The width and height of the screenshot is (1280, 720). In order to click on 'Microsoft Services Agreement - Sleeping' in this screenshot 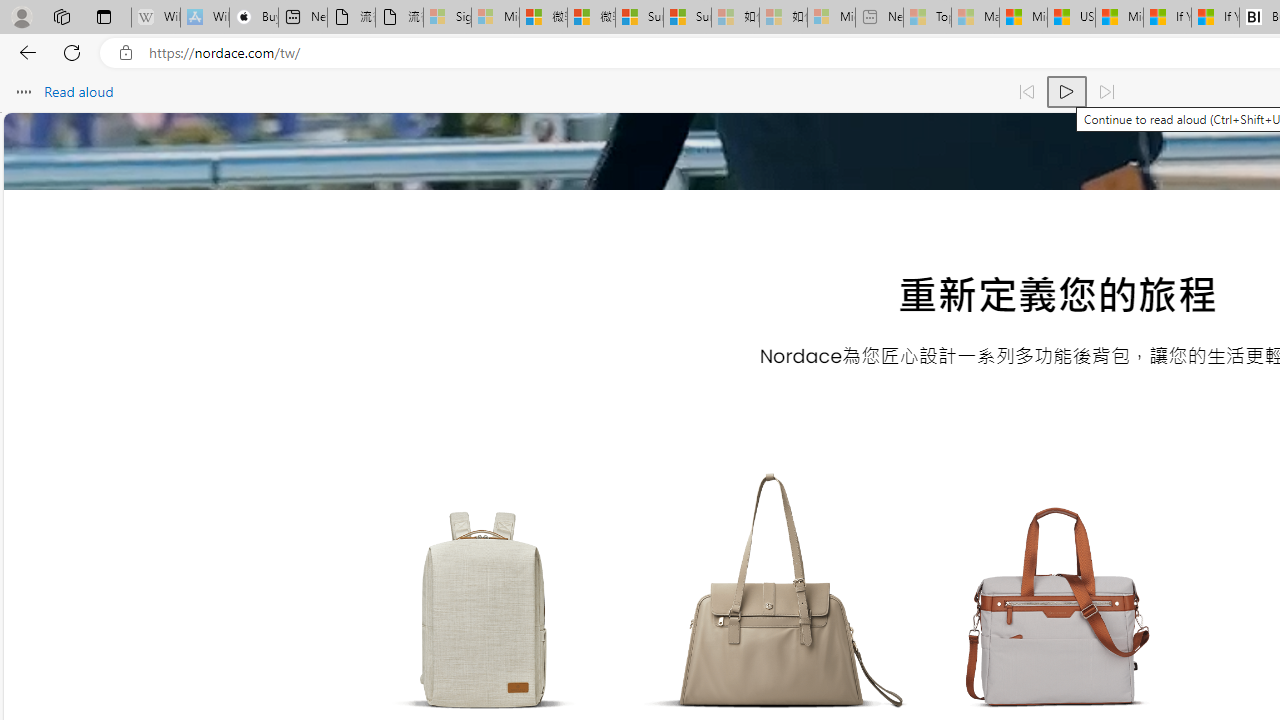, I will do `click(495, 17)`.